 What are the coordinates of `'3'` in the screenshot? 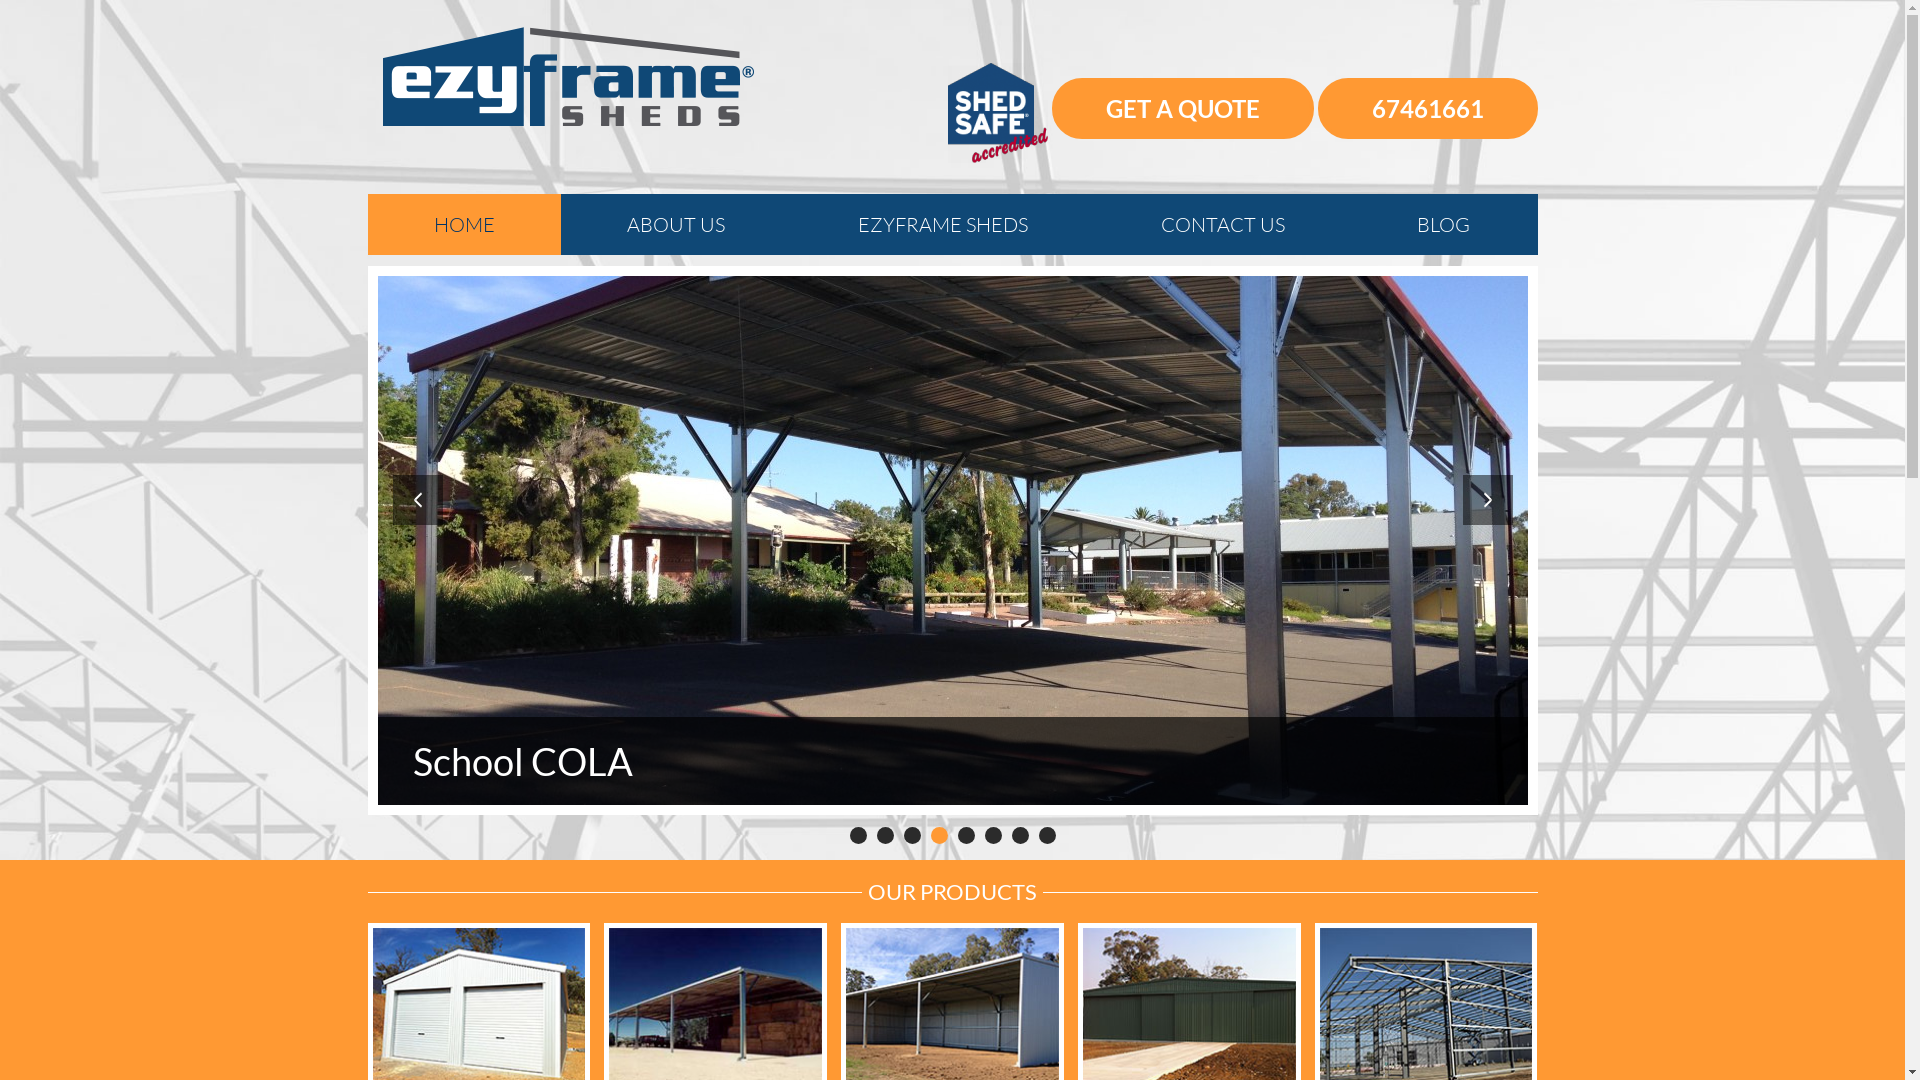 It's located at (911, 835).